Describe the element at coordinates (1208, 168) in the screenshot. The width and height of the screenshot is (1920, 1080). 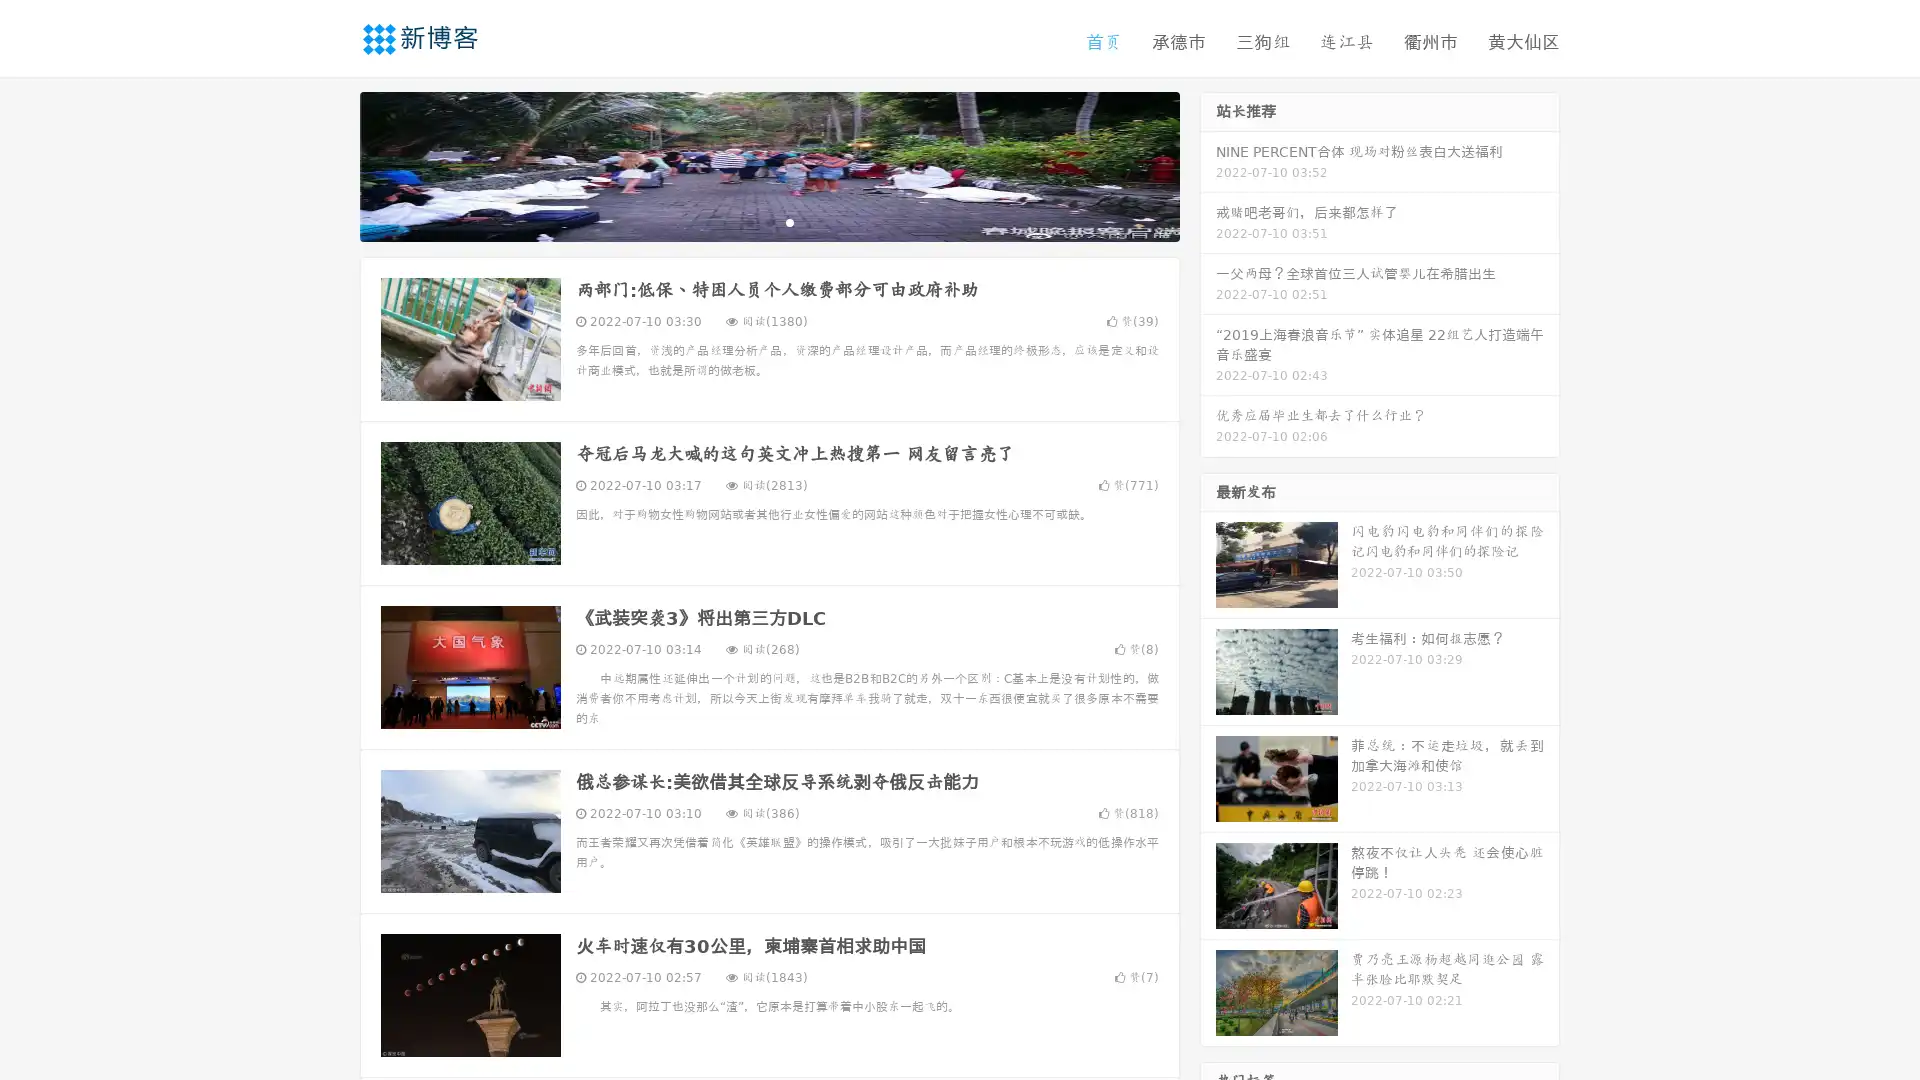
I see `Next slide` at that location.